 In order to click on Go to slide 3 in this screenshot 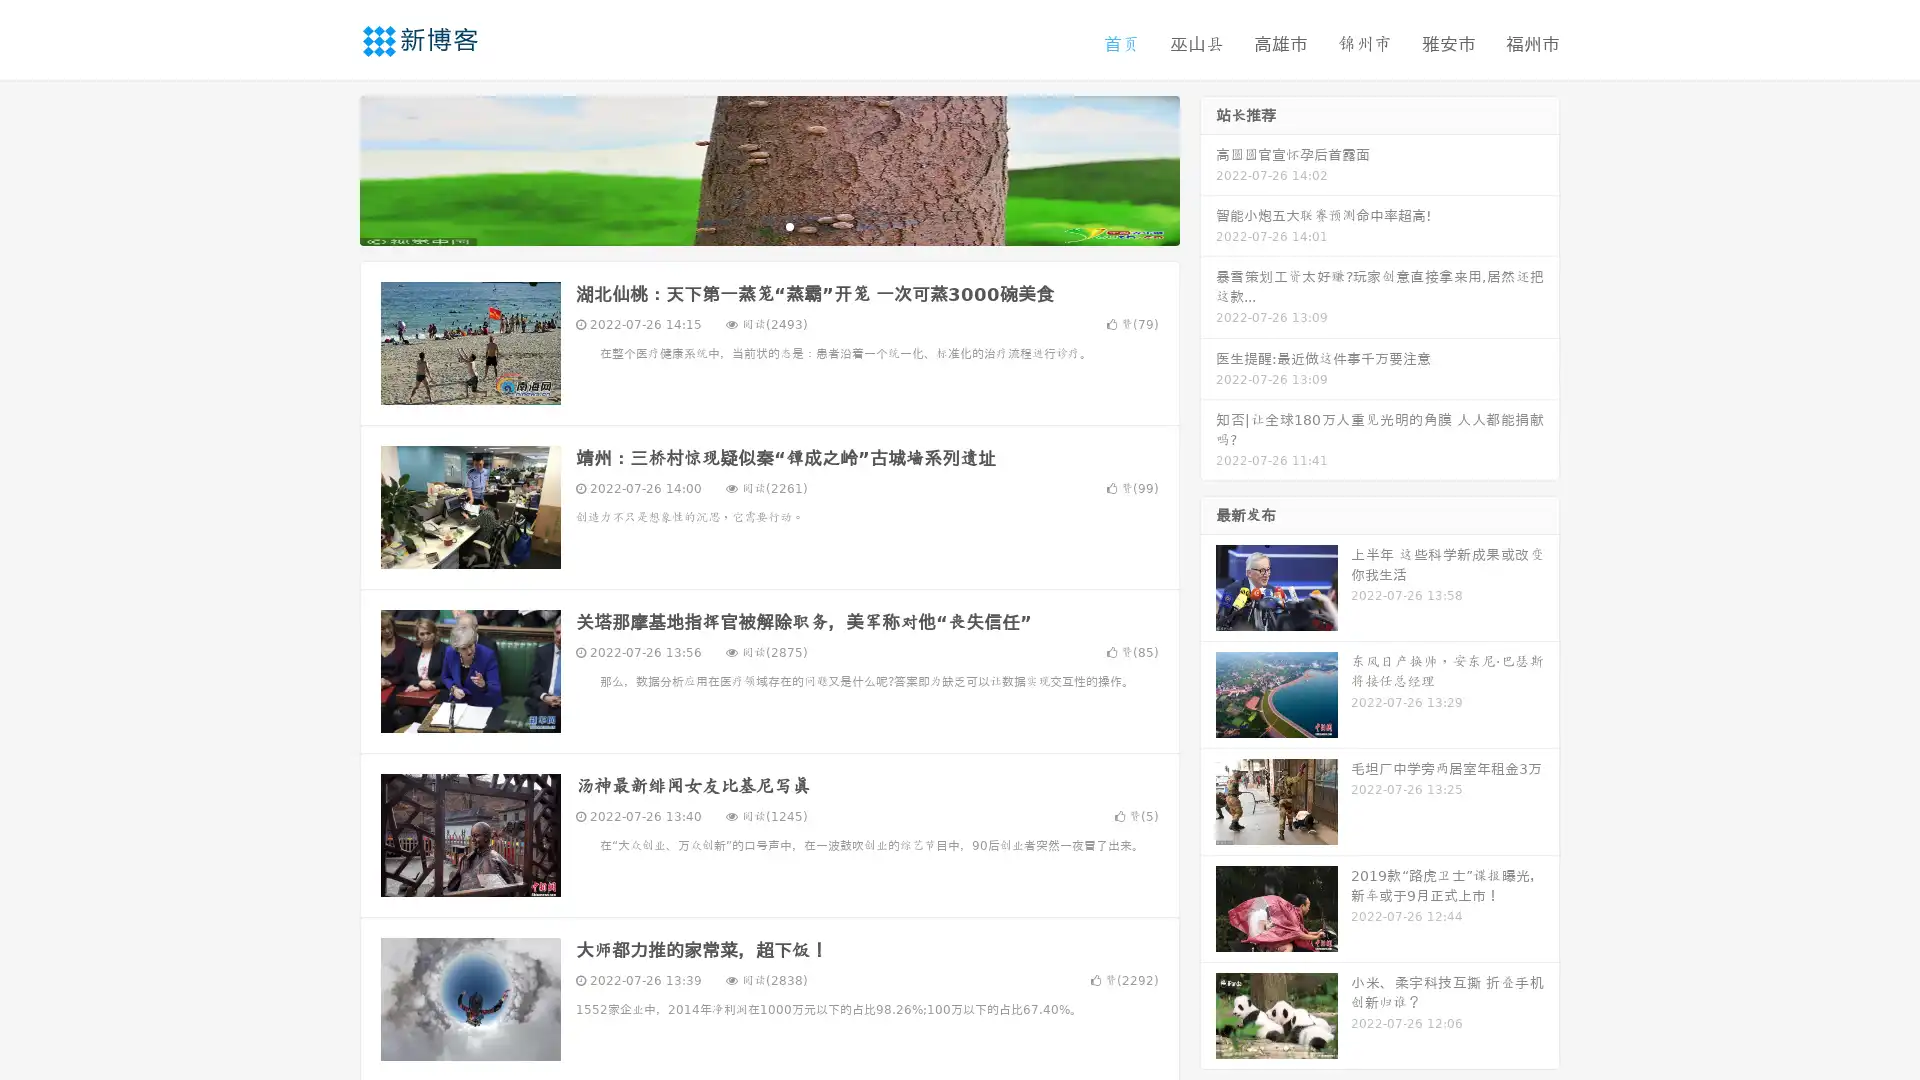, I will do `click(789, 225)`.